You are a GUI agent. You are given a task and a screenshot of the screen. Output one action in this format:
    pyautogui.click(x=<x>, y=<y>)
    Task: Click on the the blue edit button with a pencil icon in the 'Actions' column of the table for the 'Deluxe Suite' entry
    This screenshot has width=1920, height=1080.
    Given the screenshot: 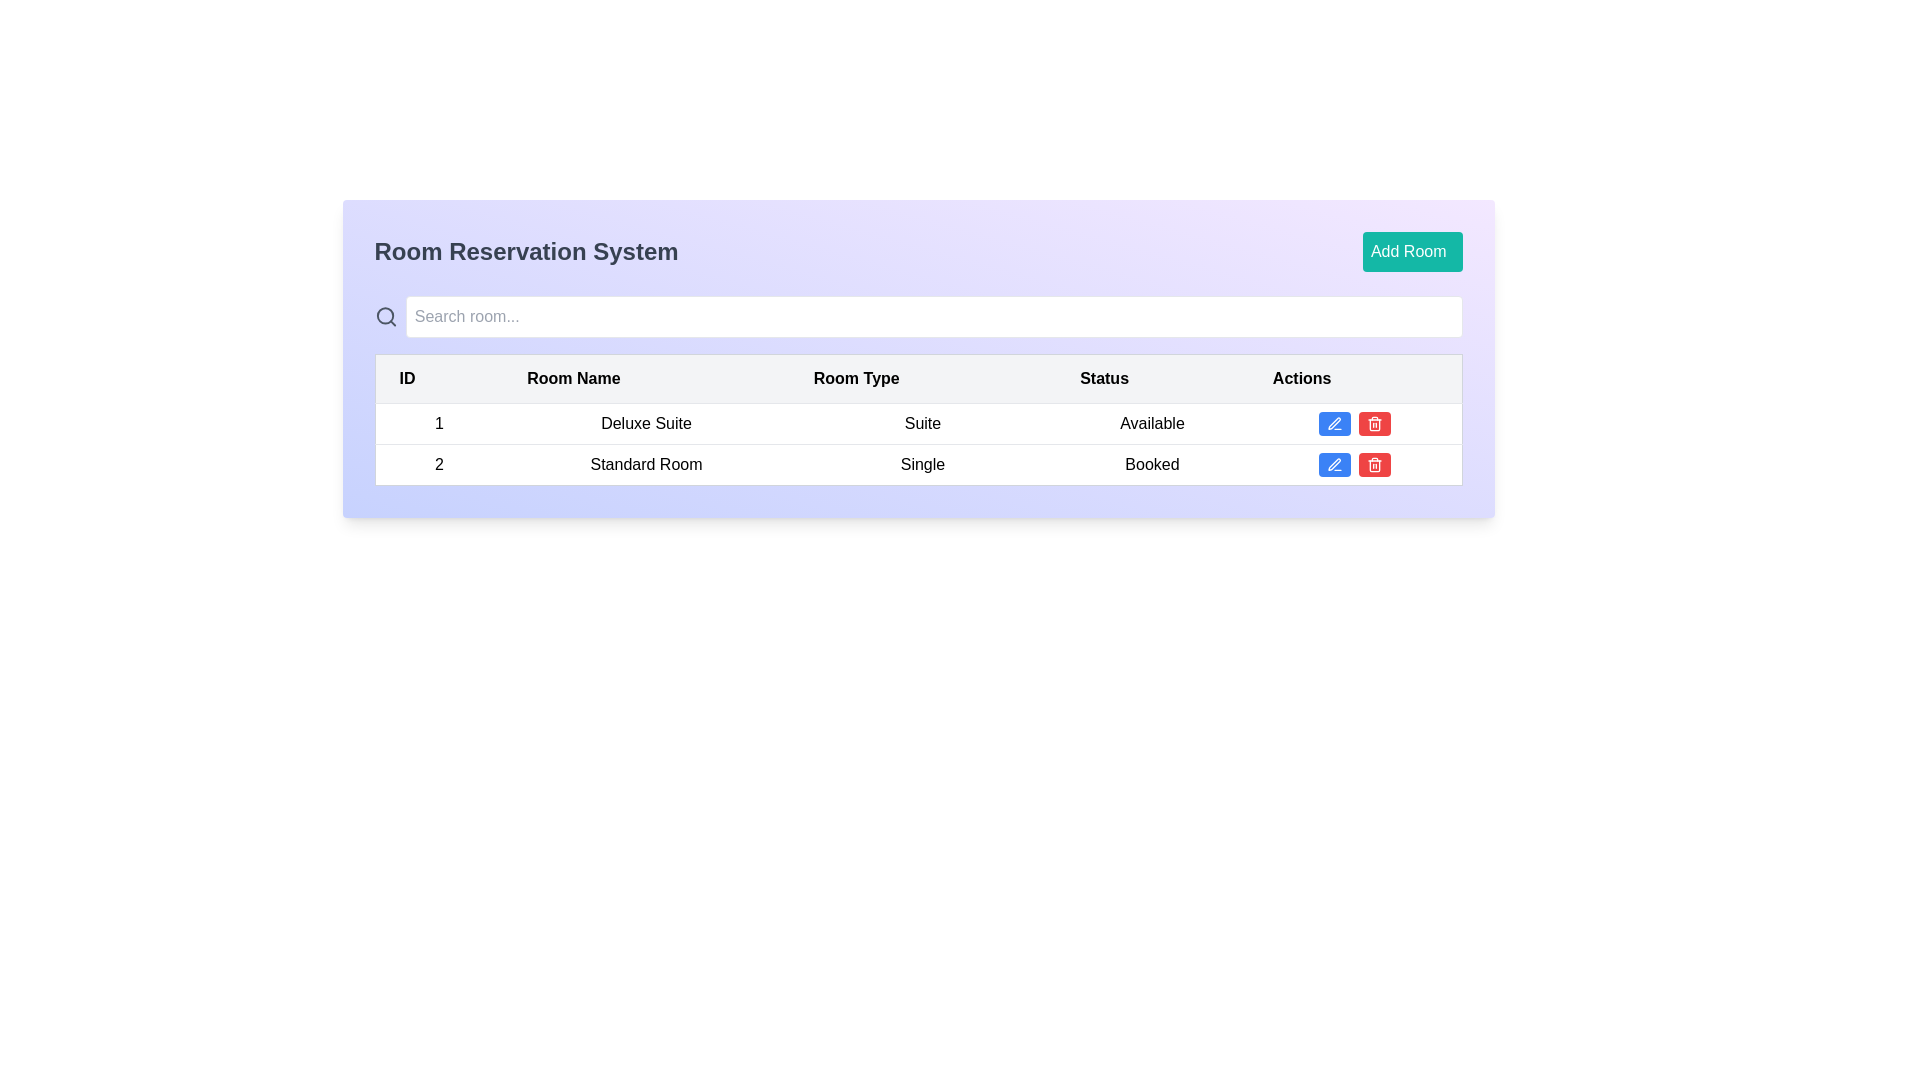 What is the action you would take?
    pyautogui.click(x=1335, y=423)
    